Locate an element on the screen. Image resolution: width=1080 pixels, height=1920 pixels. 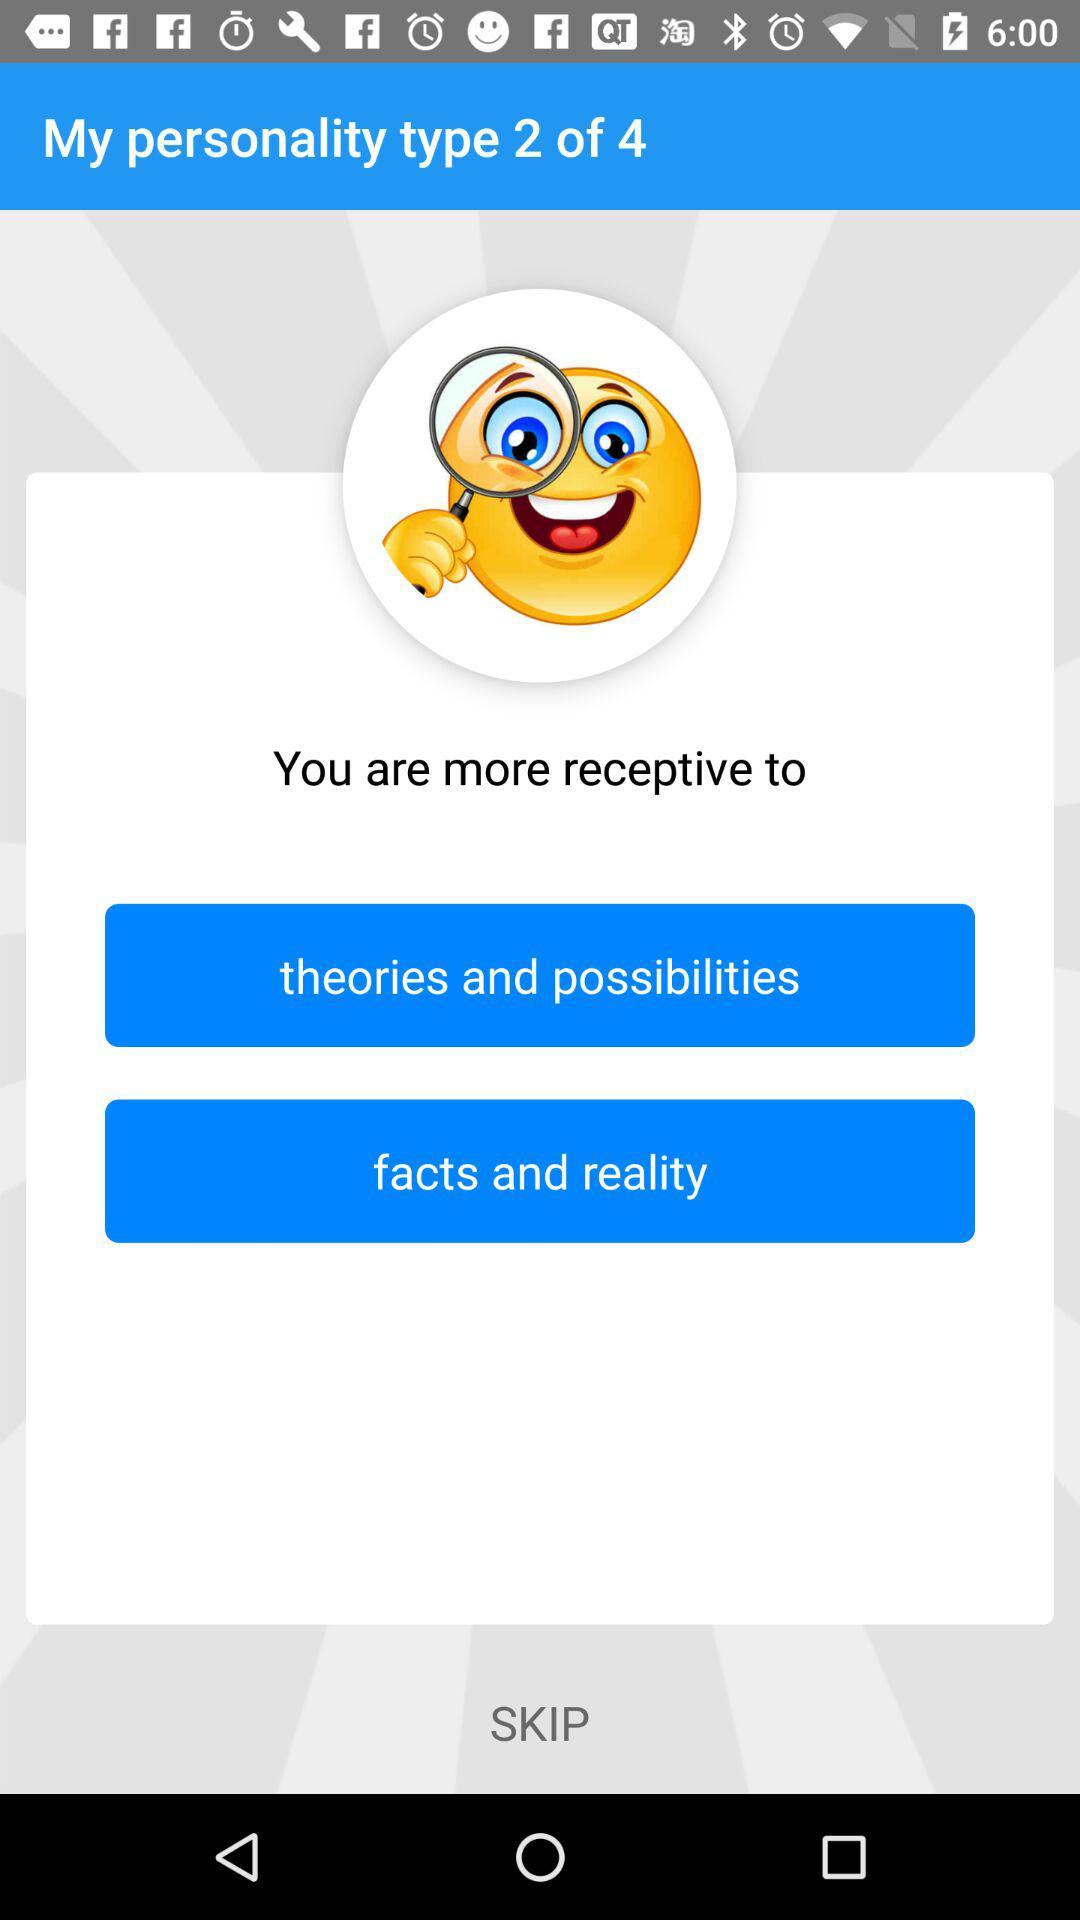
skip is located at coordinates (540, 1721).